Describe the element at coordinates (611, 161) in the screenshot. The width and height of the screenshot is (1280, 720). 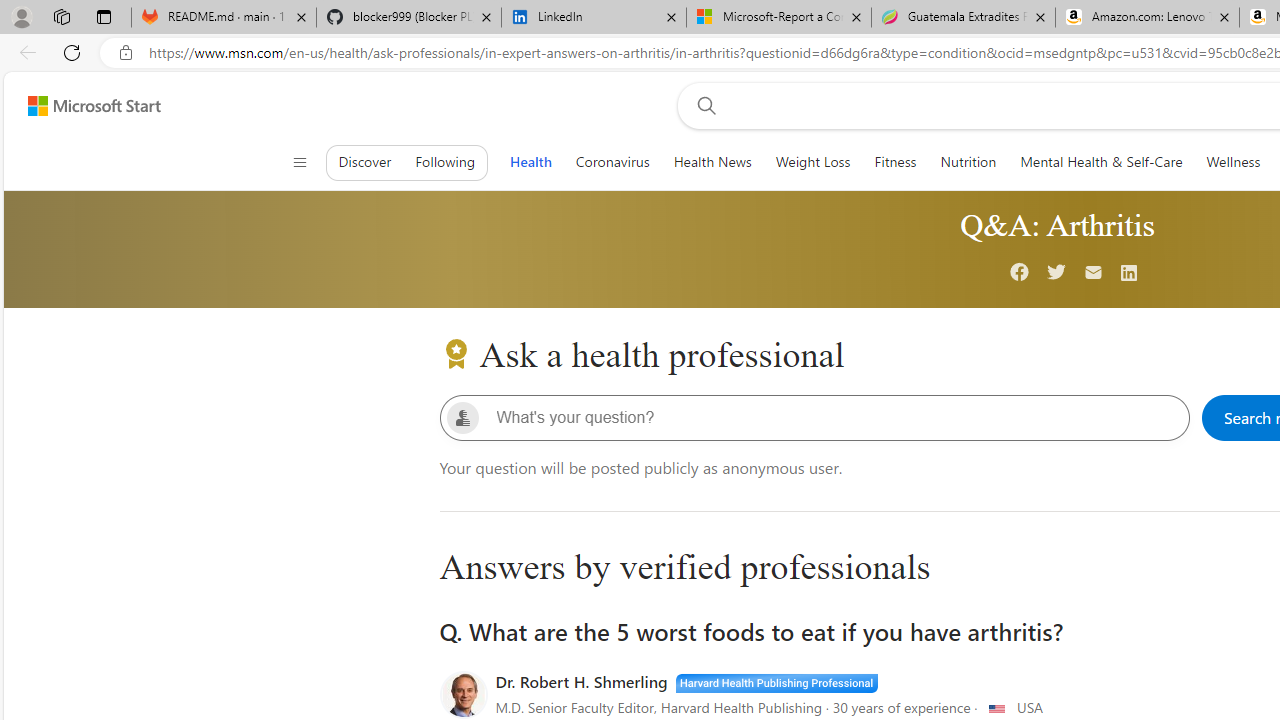
I see `'Coronavirus'` at that location.